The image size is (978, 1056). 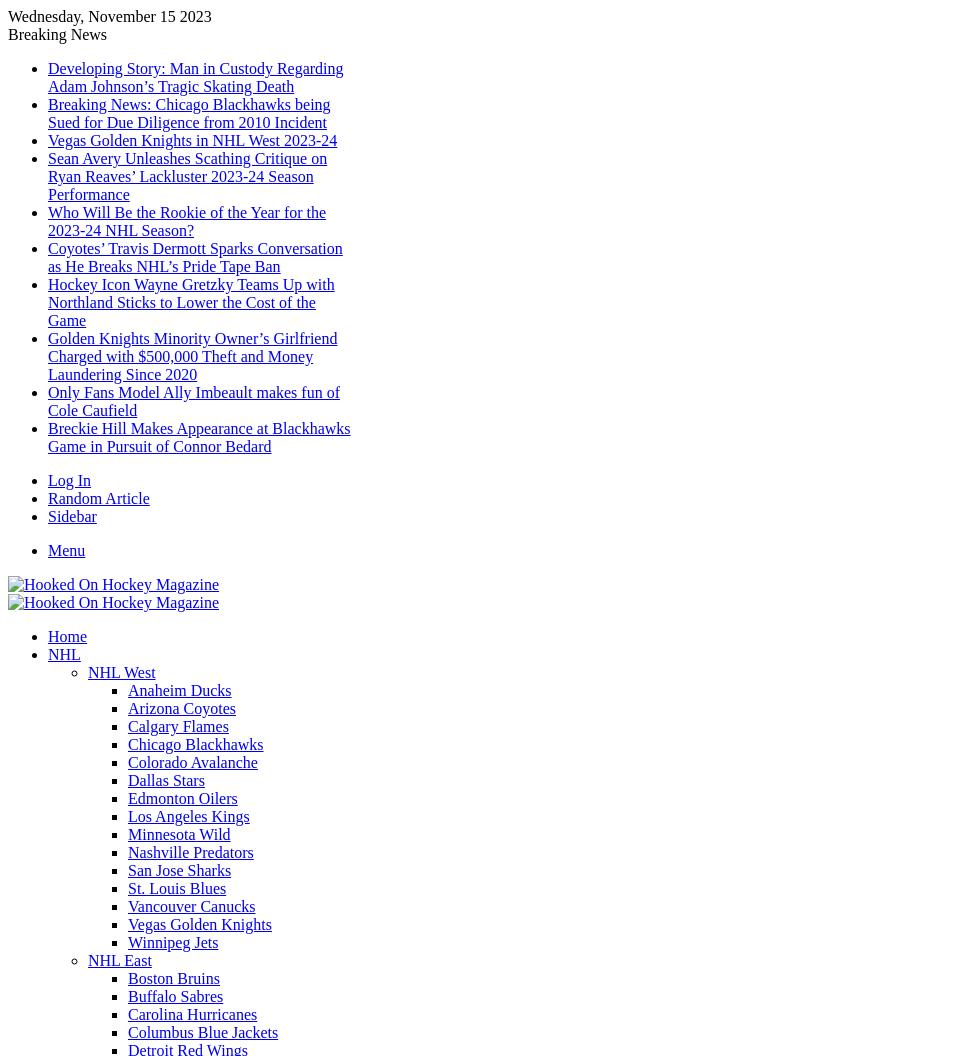 What do you see at coordinates (63, 653) in the screenshot?
I see `'NHL'` at bounding box center [63, 653].